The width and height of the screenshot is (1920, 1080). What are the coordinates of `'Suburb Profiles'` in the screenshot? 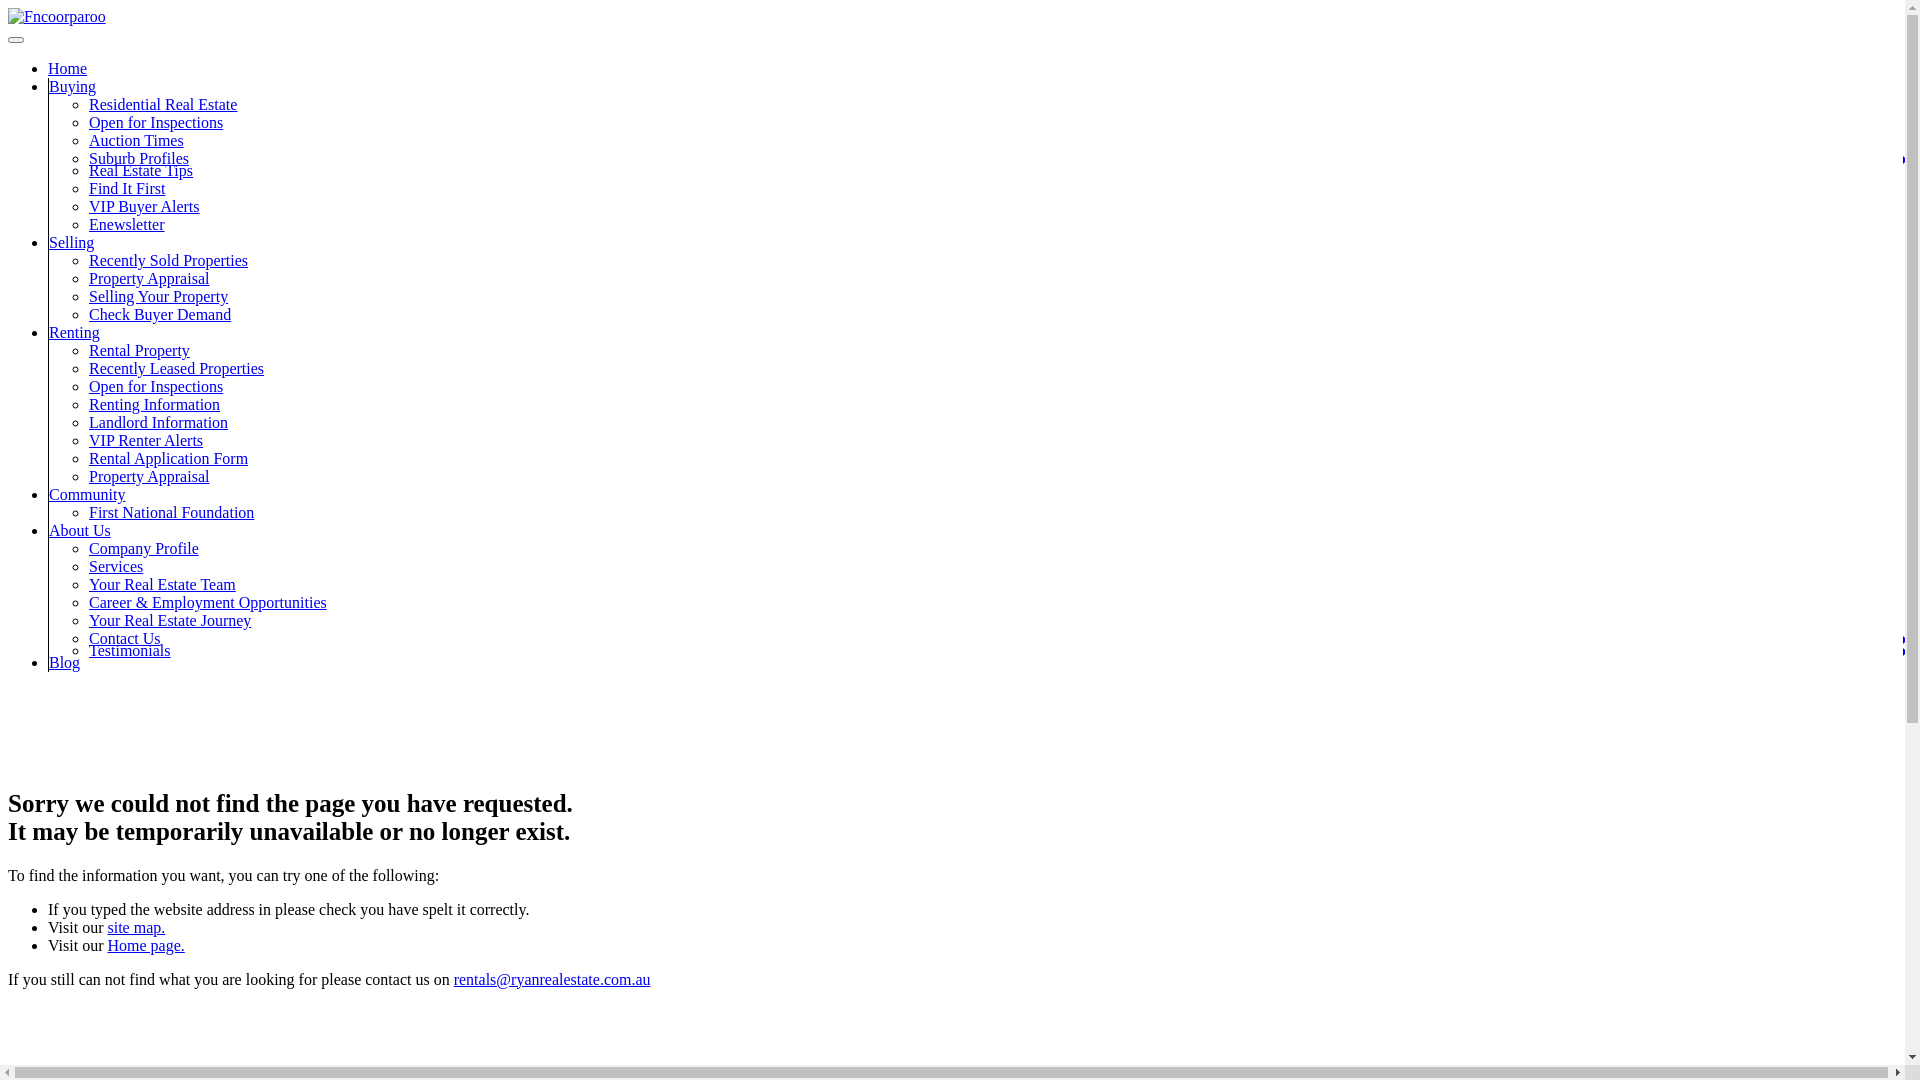 It's located at (138, 157).